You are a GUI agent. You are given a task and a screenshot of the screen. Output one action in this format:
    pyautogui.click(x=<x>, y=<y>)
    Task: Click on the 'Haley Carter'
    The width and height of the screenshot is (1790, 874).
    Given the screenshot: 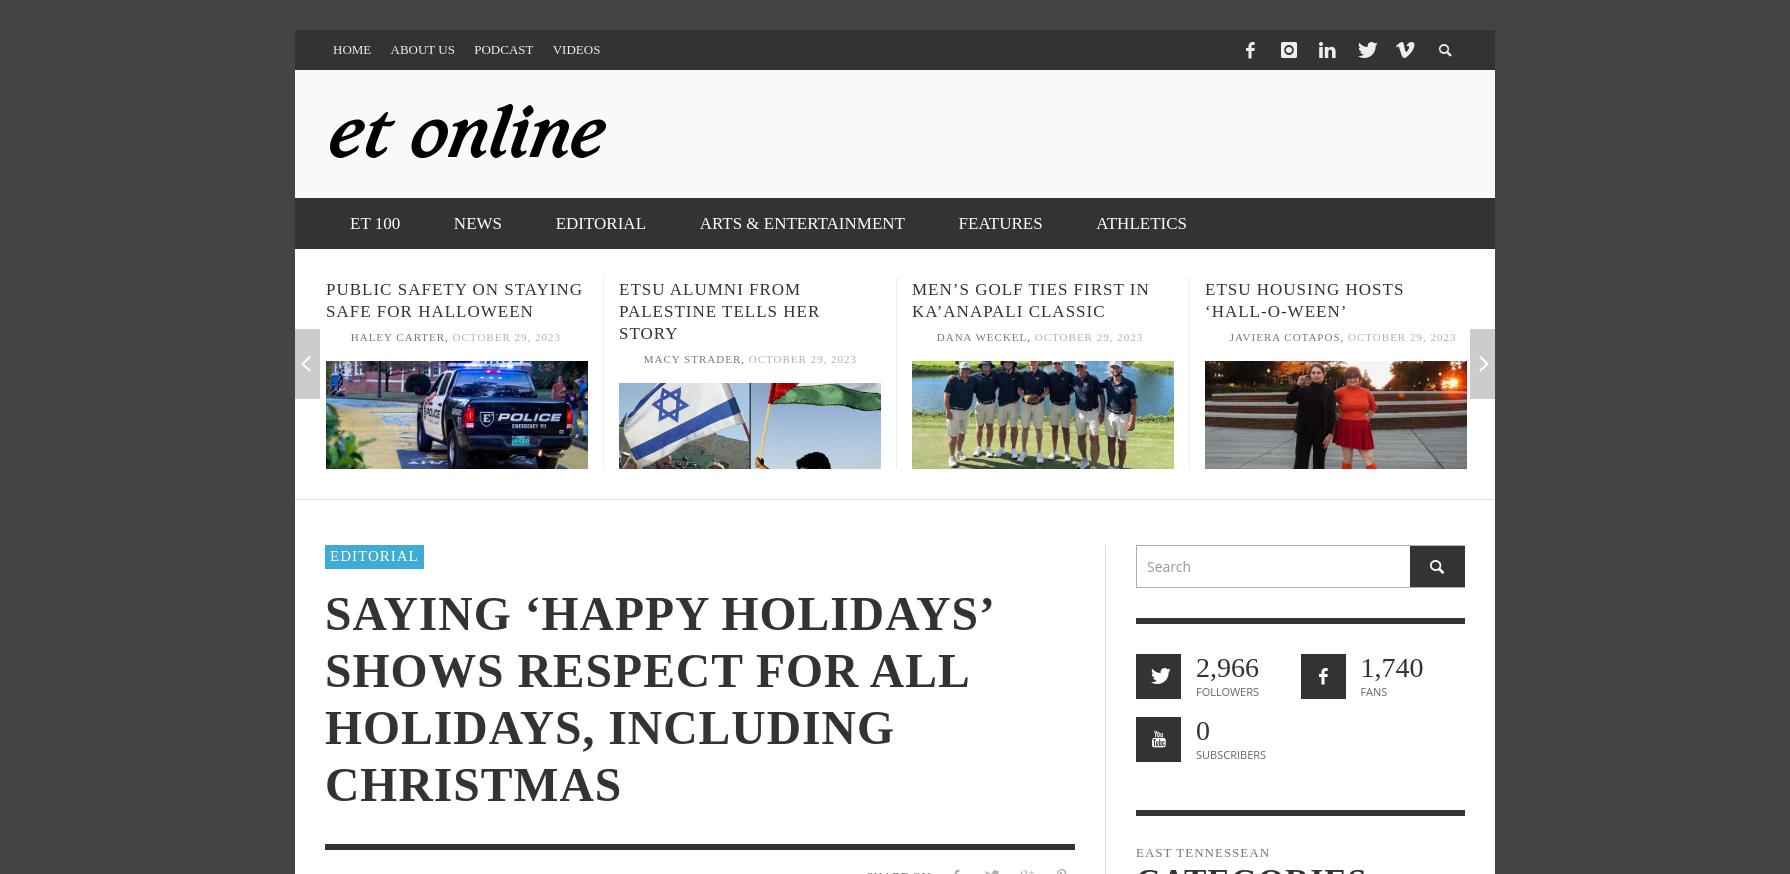 What is the action you would take?
    pyautogui.click(x=397, y=336)
    